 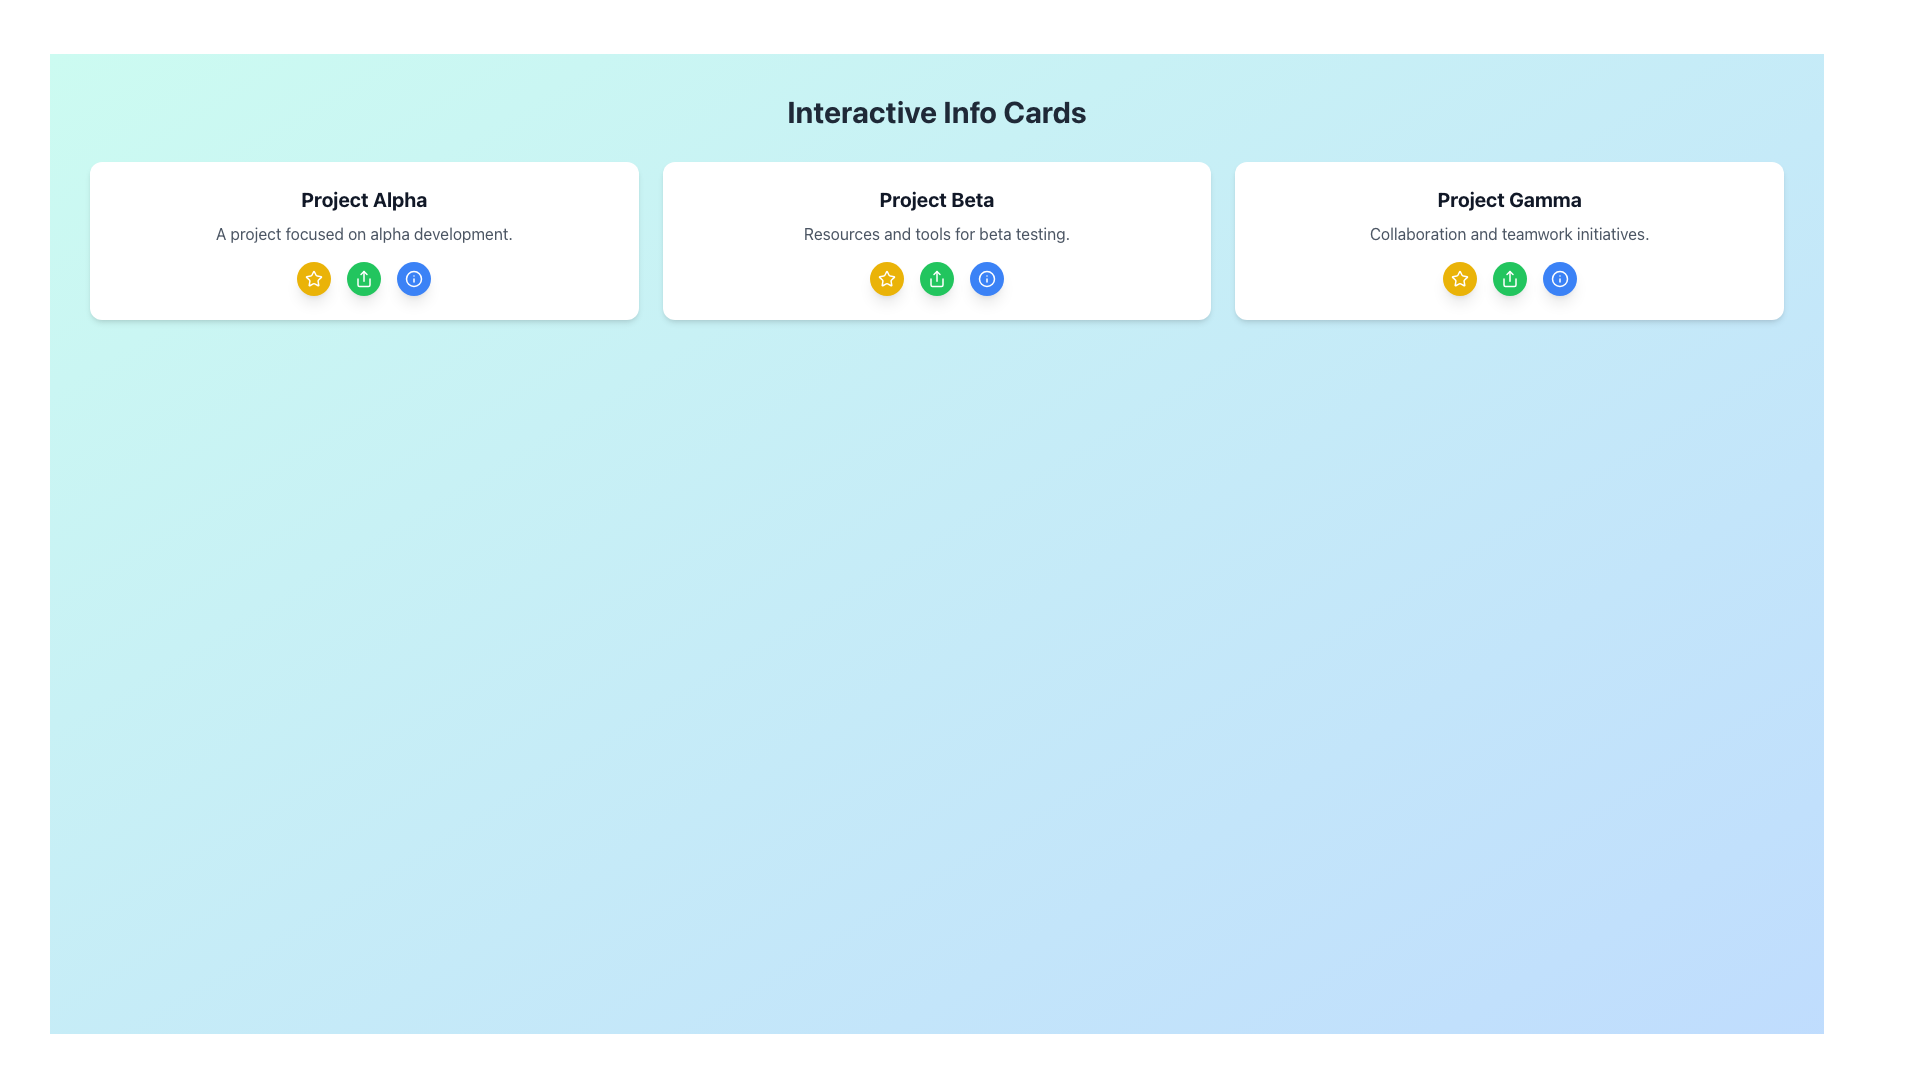 What do you see at coordinates (313, 278) in the screenshot?
I see `the first circular button under the 'Project Alpha' heading in the leftmost card, which serves as a 'favorite' or 'highlight' action` at bounding box center [313, 278].